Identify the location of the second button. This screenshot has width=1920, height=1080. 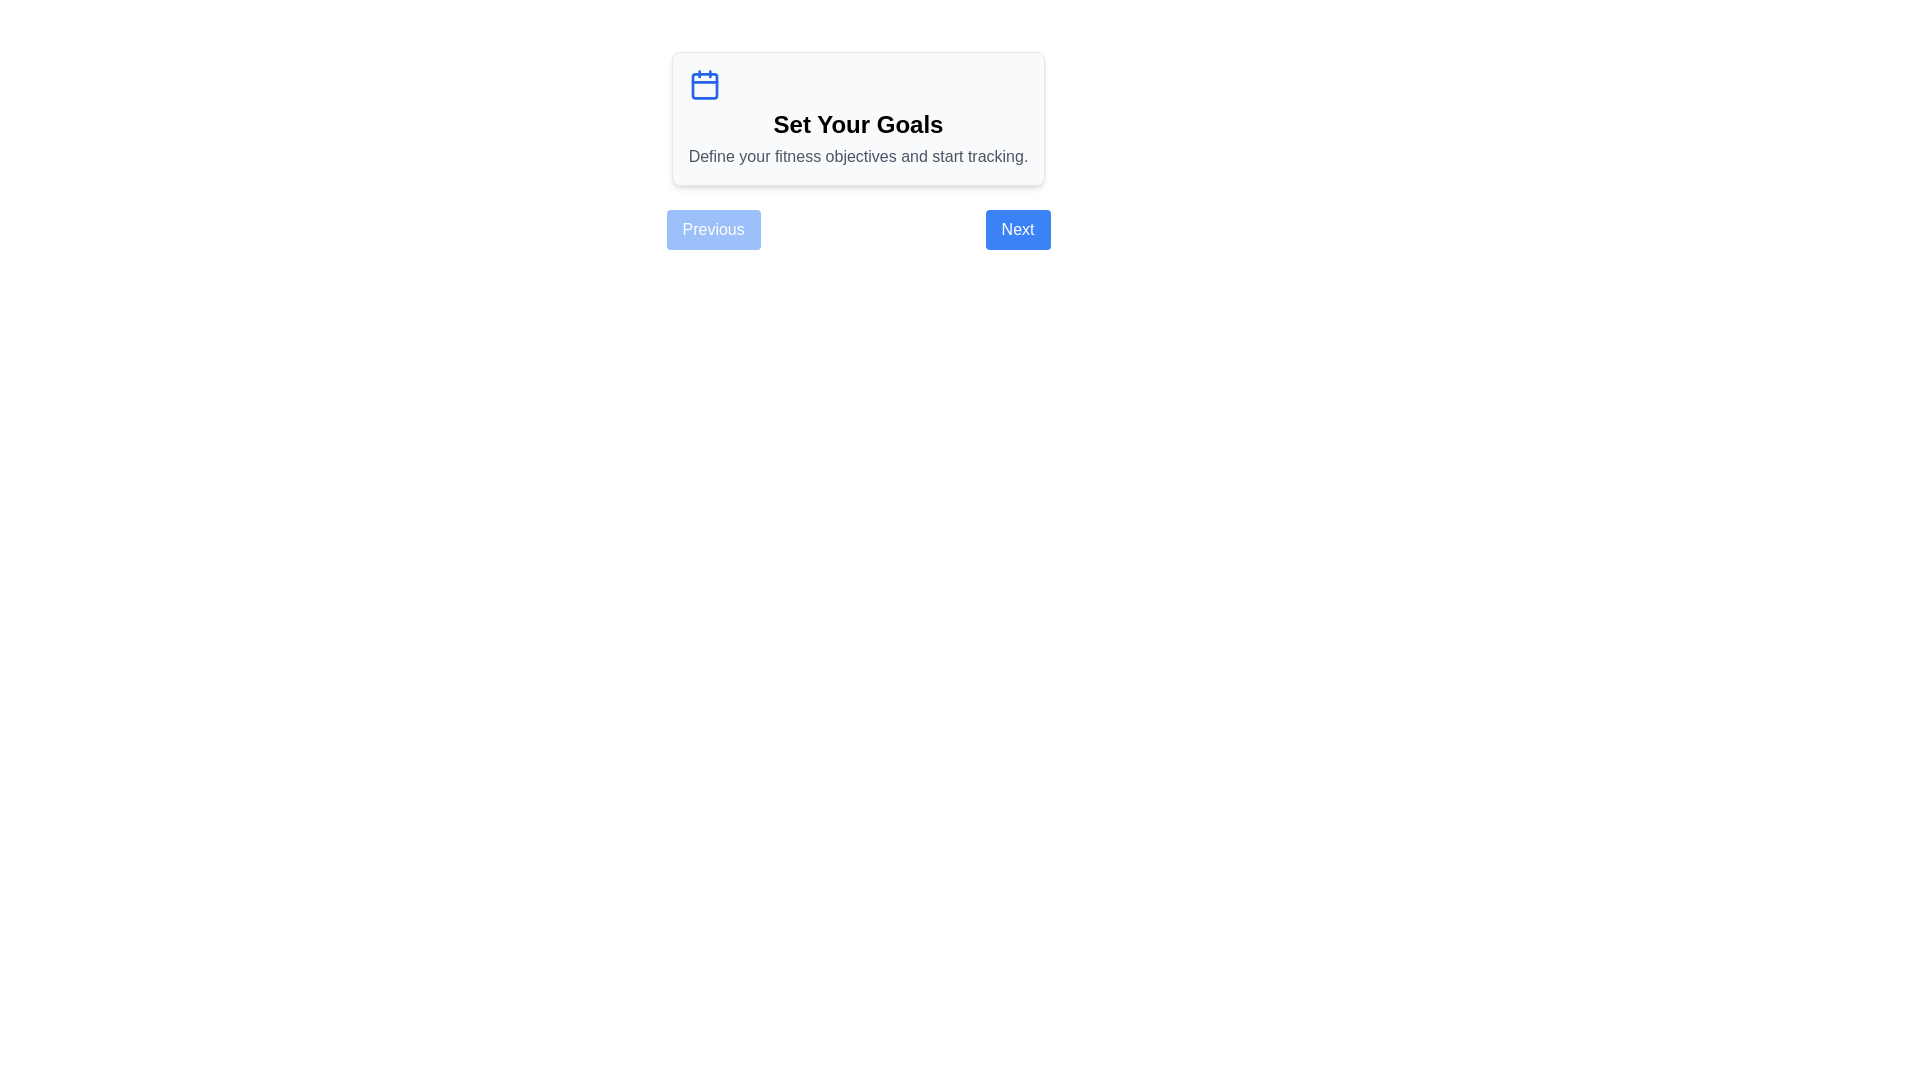
(1017, 229).